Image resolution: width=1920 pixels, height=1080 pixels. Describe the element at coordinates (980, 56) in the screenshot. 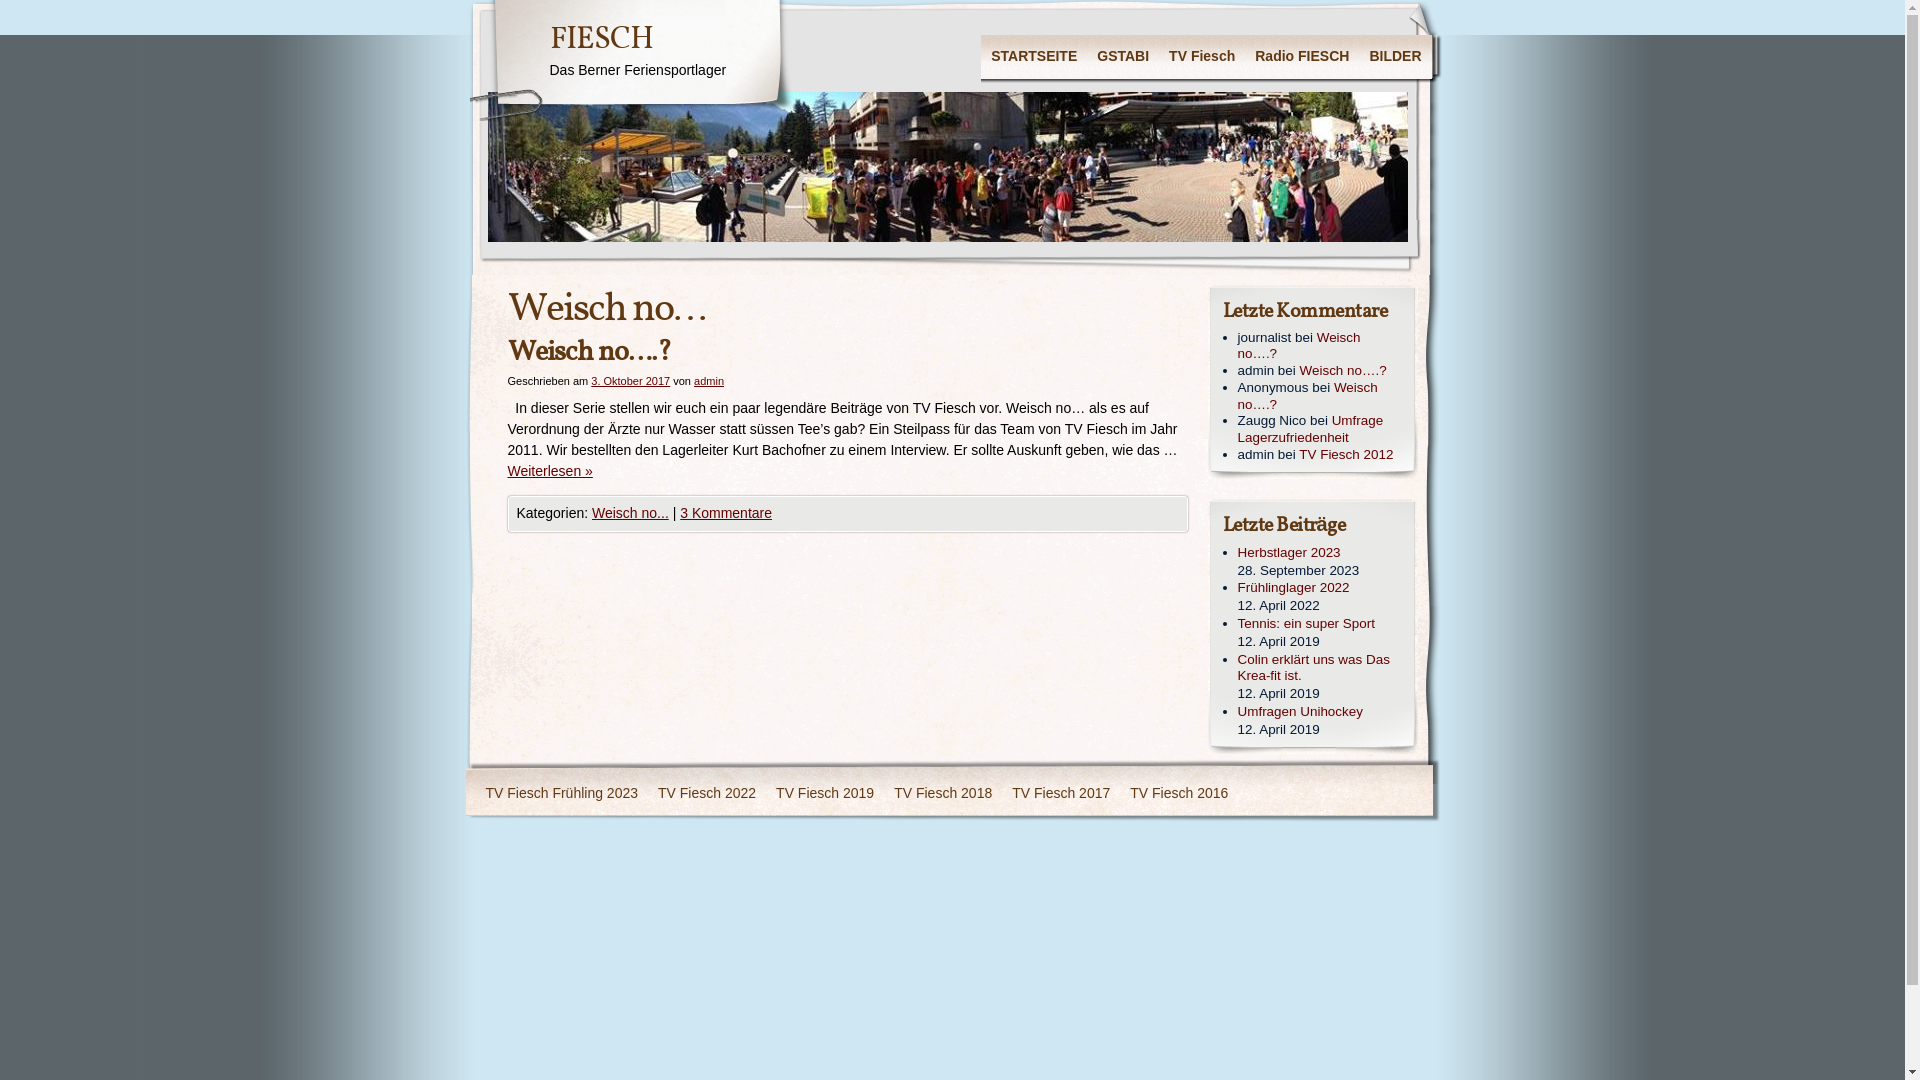

I see `'STARTSEITE'` at that location.